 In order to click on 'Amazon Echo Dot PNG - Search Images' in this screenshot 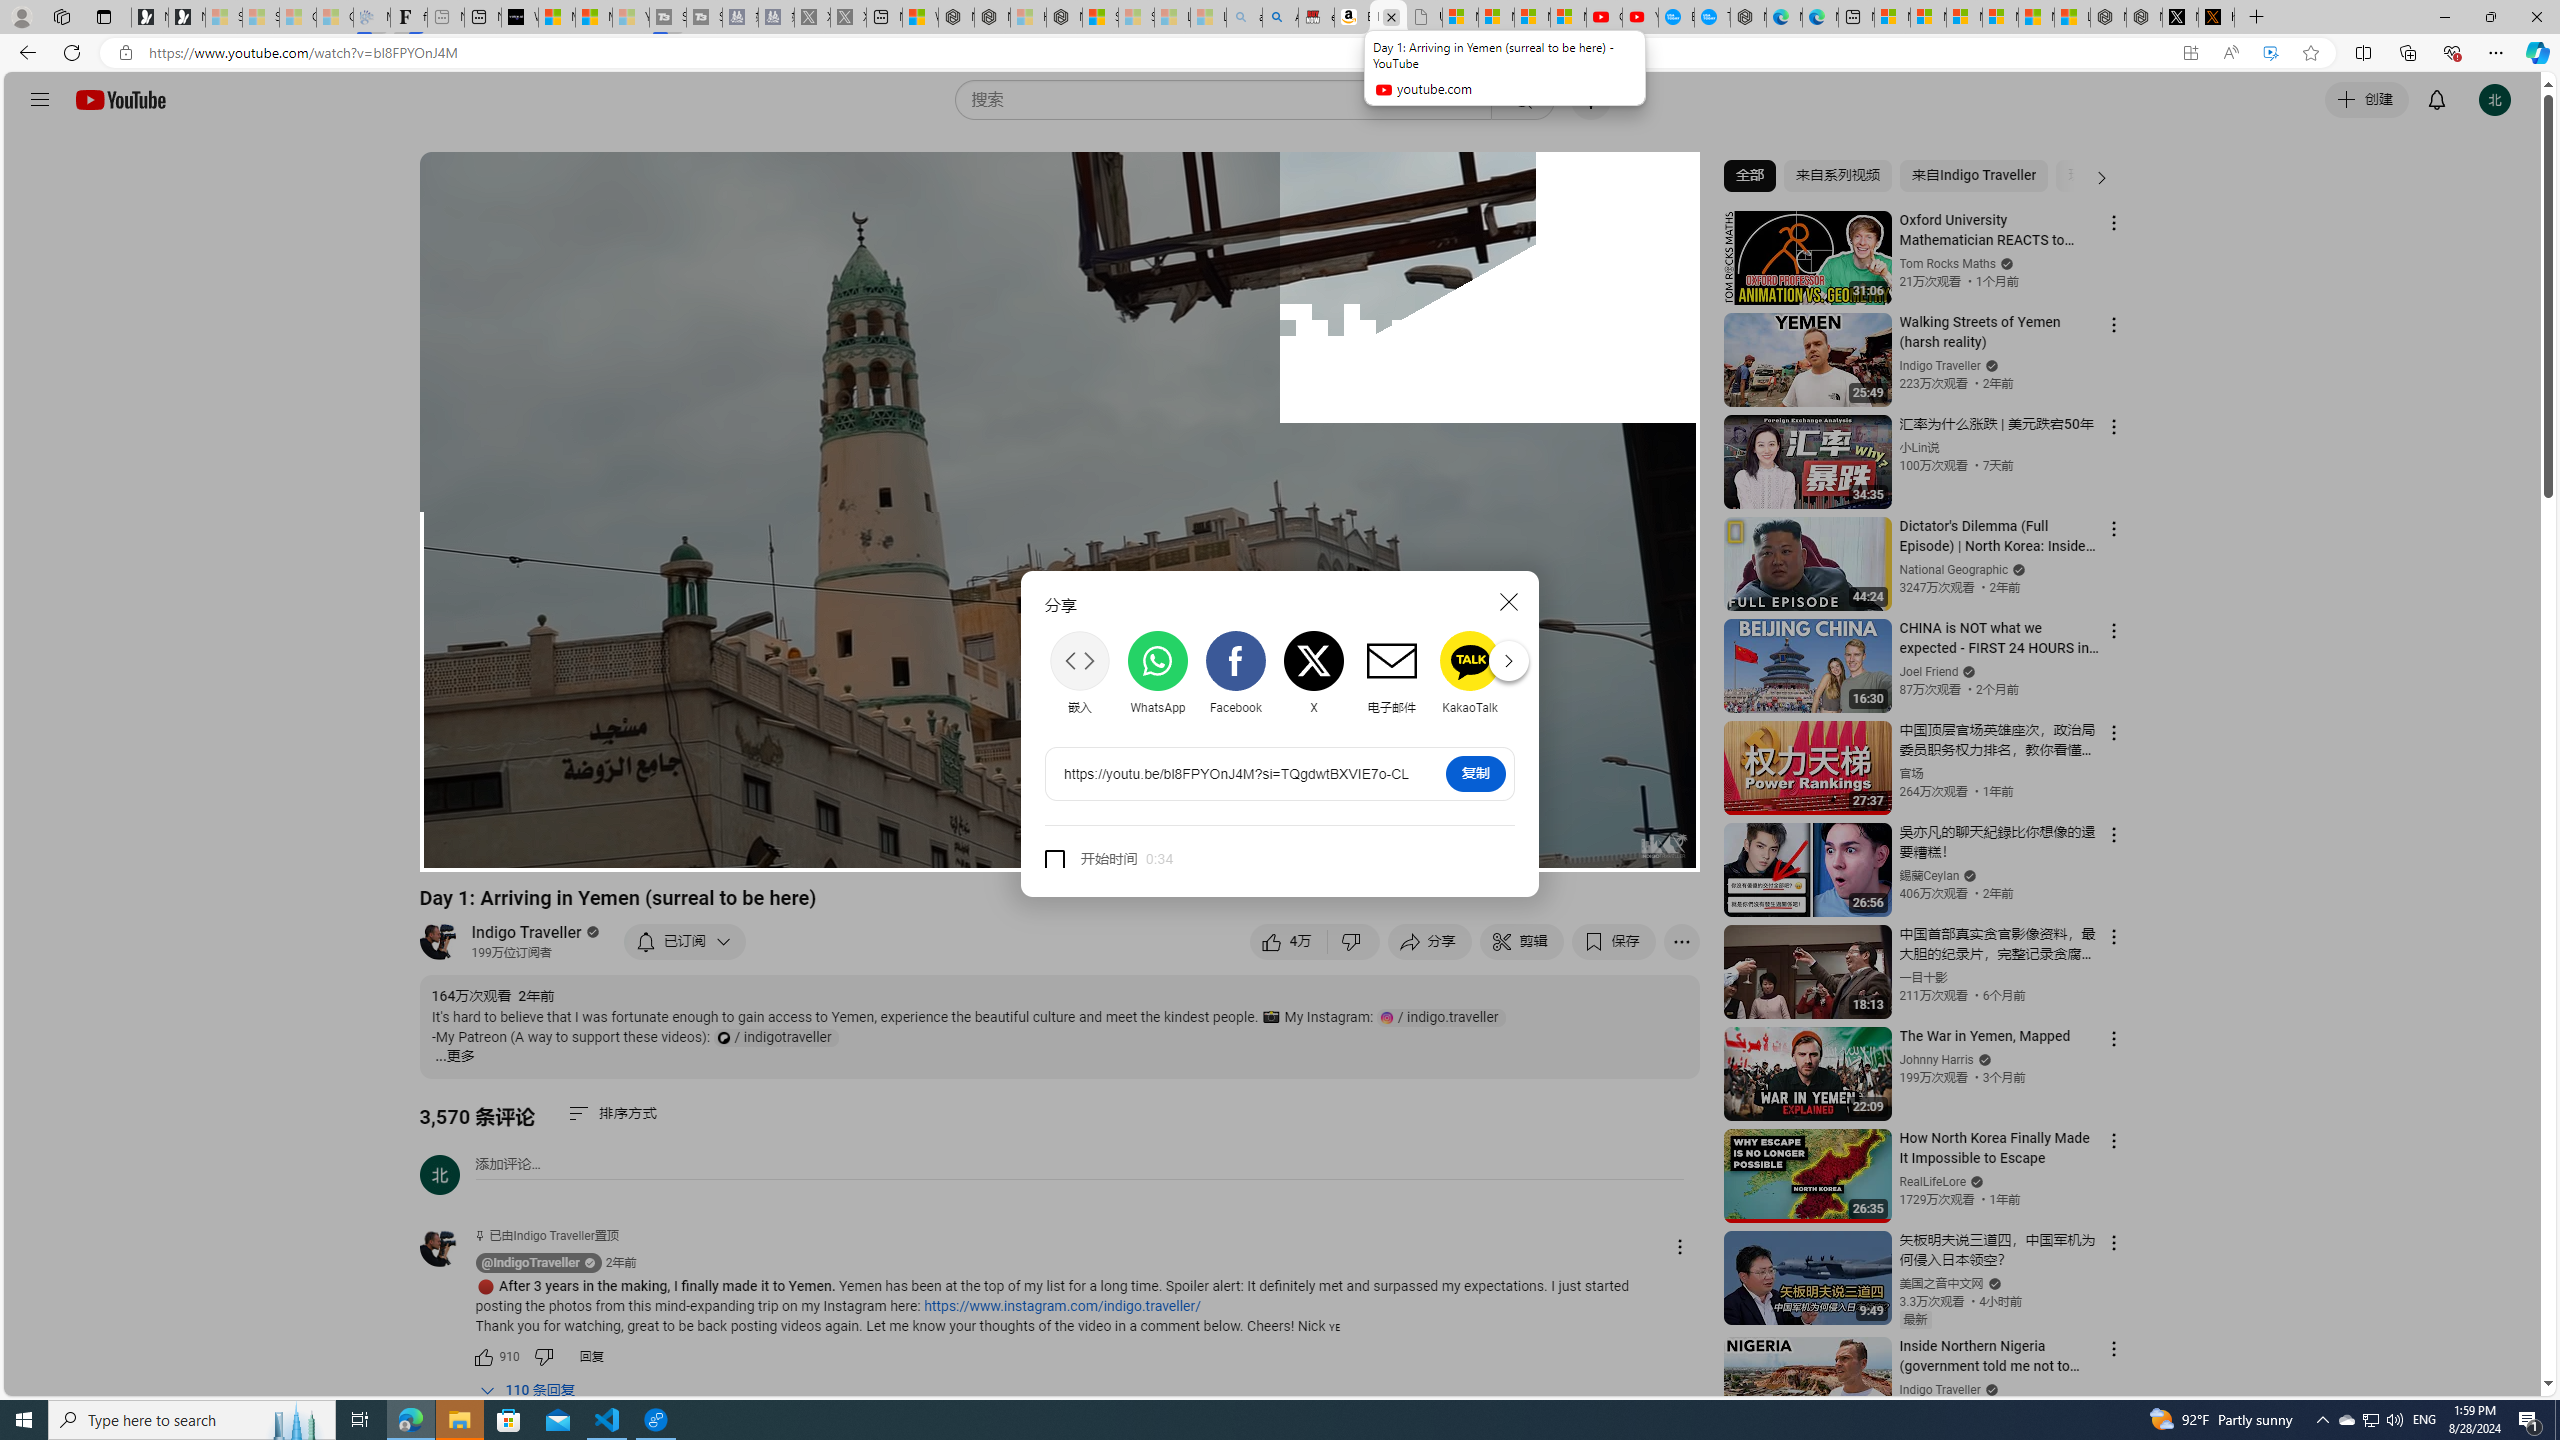, I will do `click(1280, 16)`.